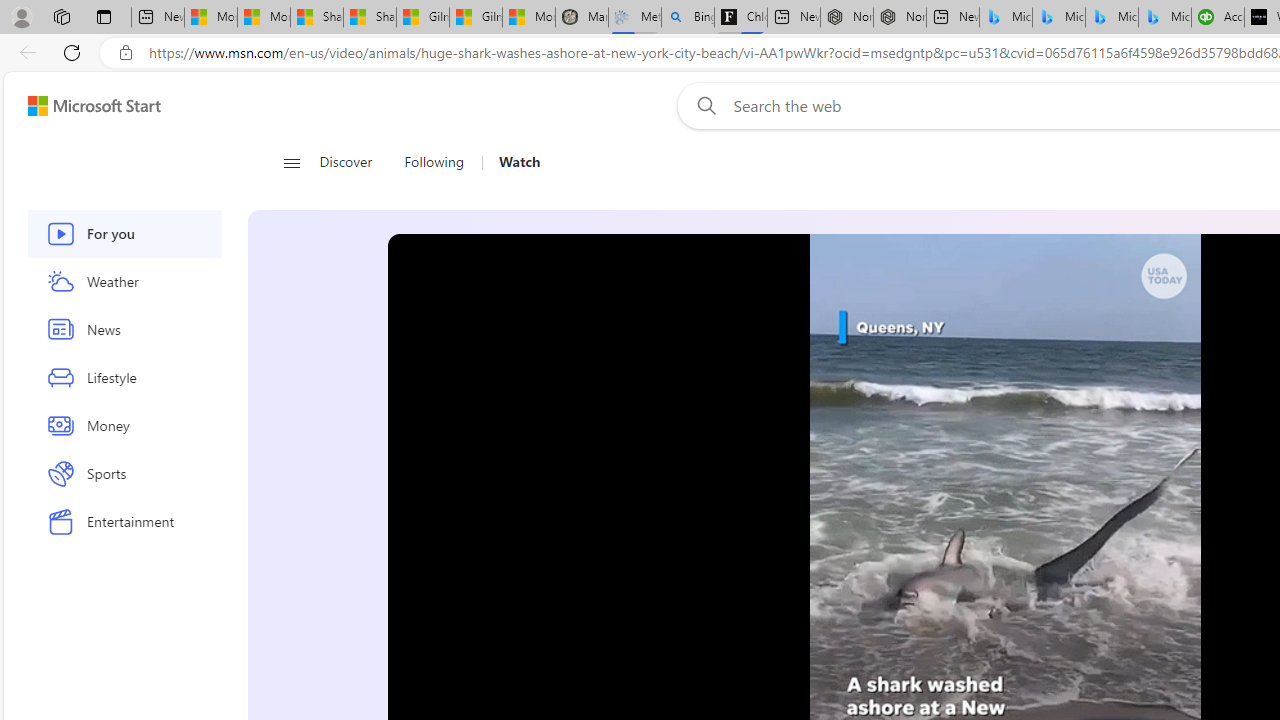 The width and height of the screenshot is (1280, 720). I want to click on 'Shanghai, China weather forecast | Microsoft Weather', so click(369, 17).